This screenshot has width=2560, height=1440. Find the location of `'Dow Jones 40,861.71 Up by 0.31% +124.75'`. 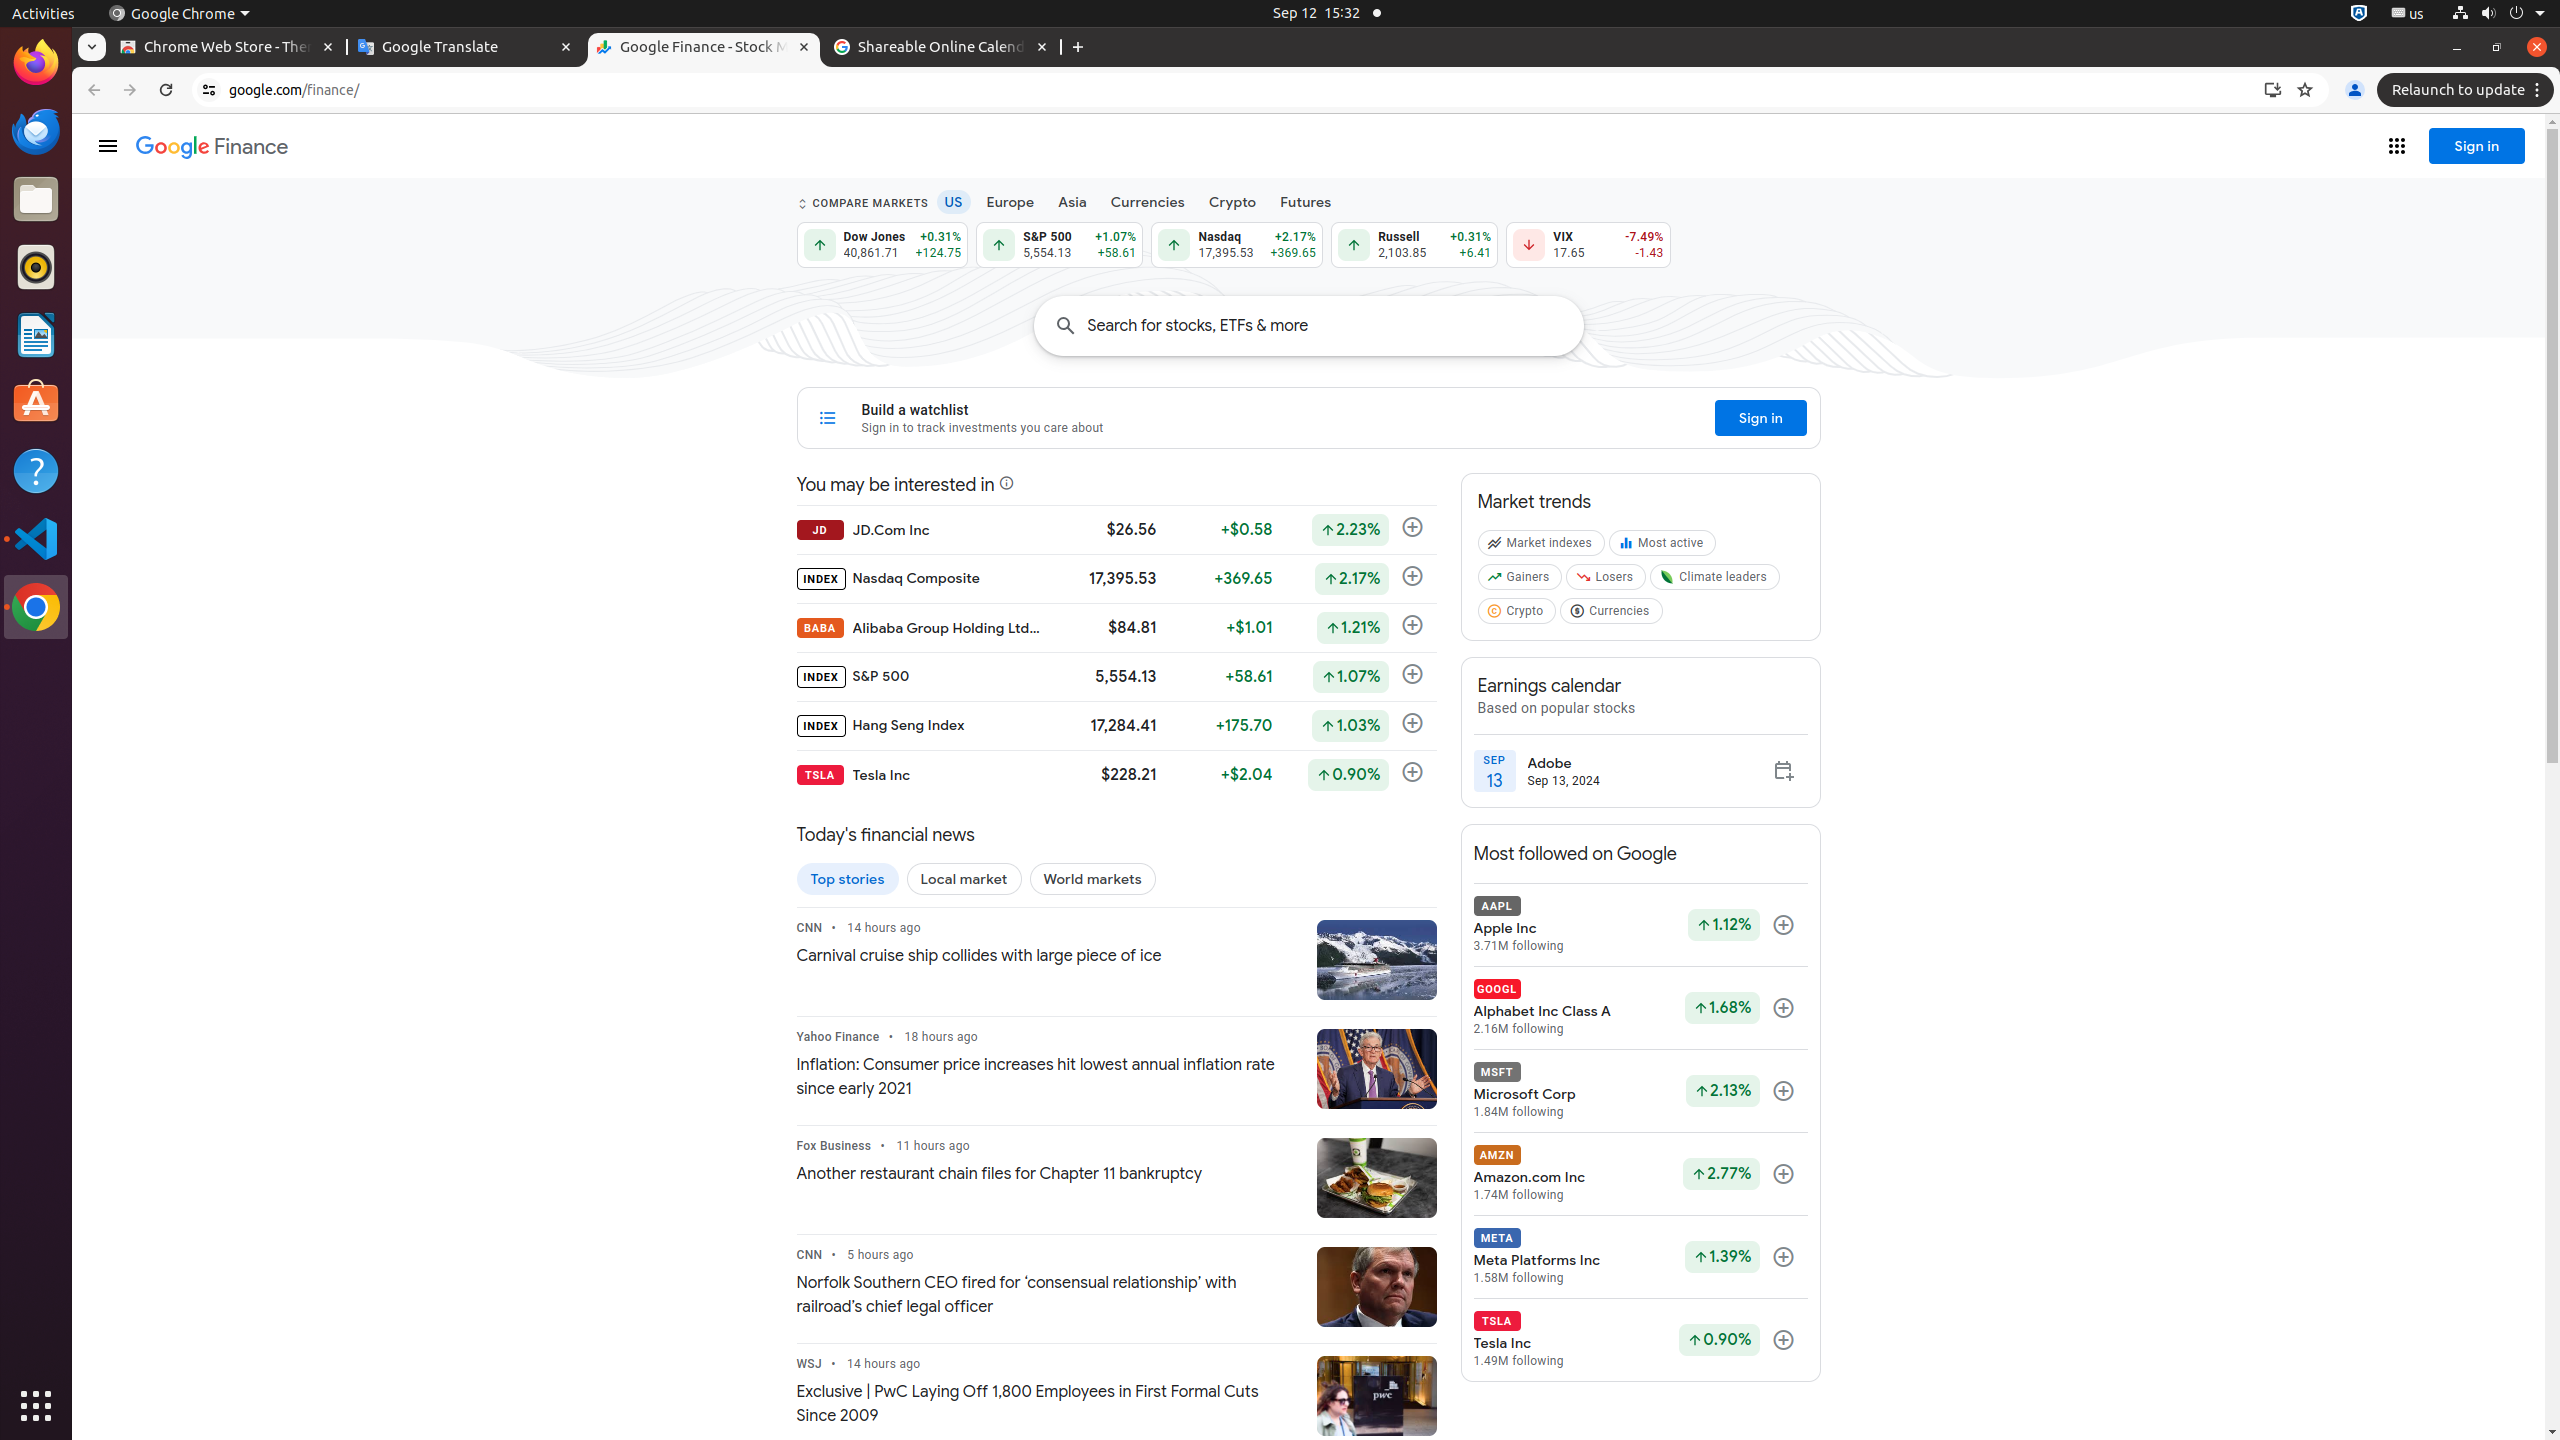

'Dow Jones 40,861.71 Up by 0.31% +124.75' is located at coordinates (881, 244).